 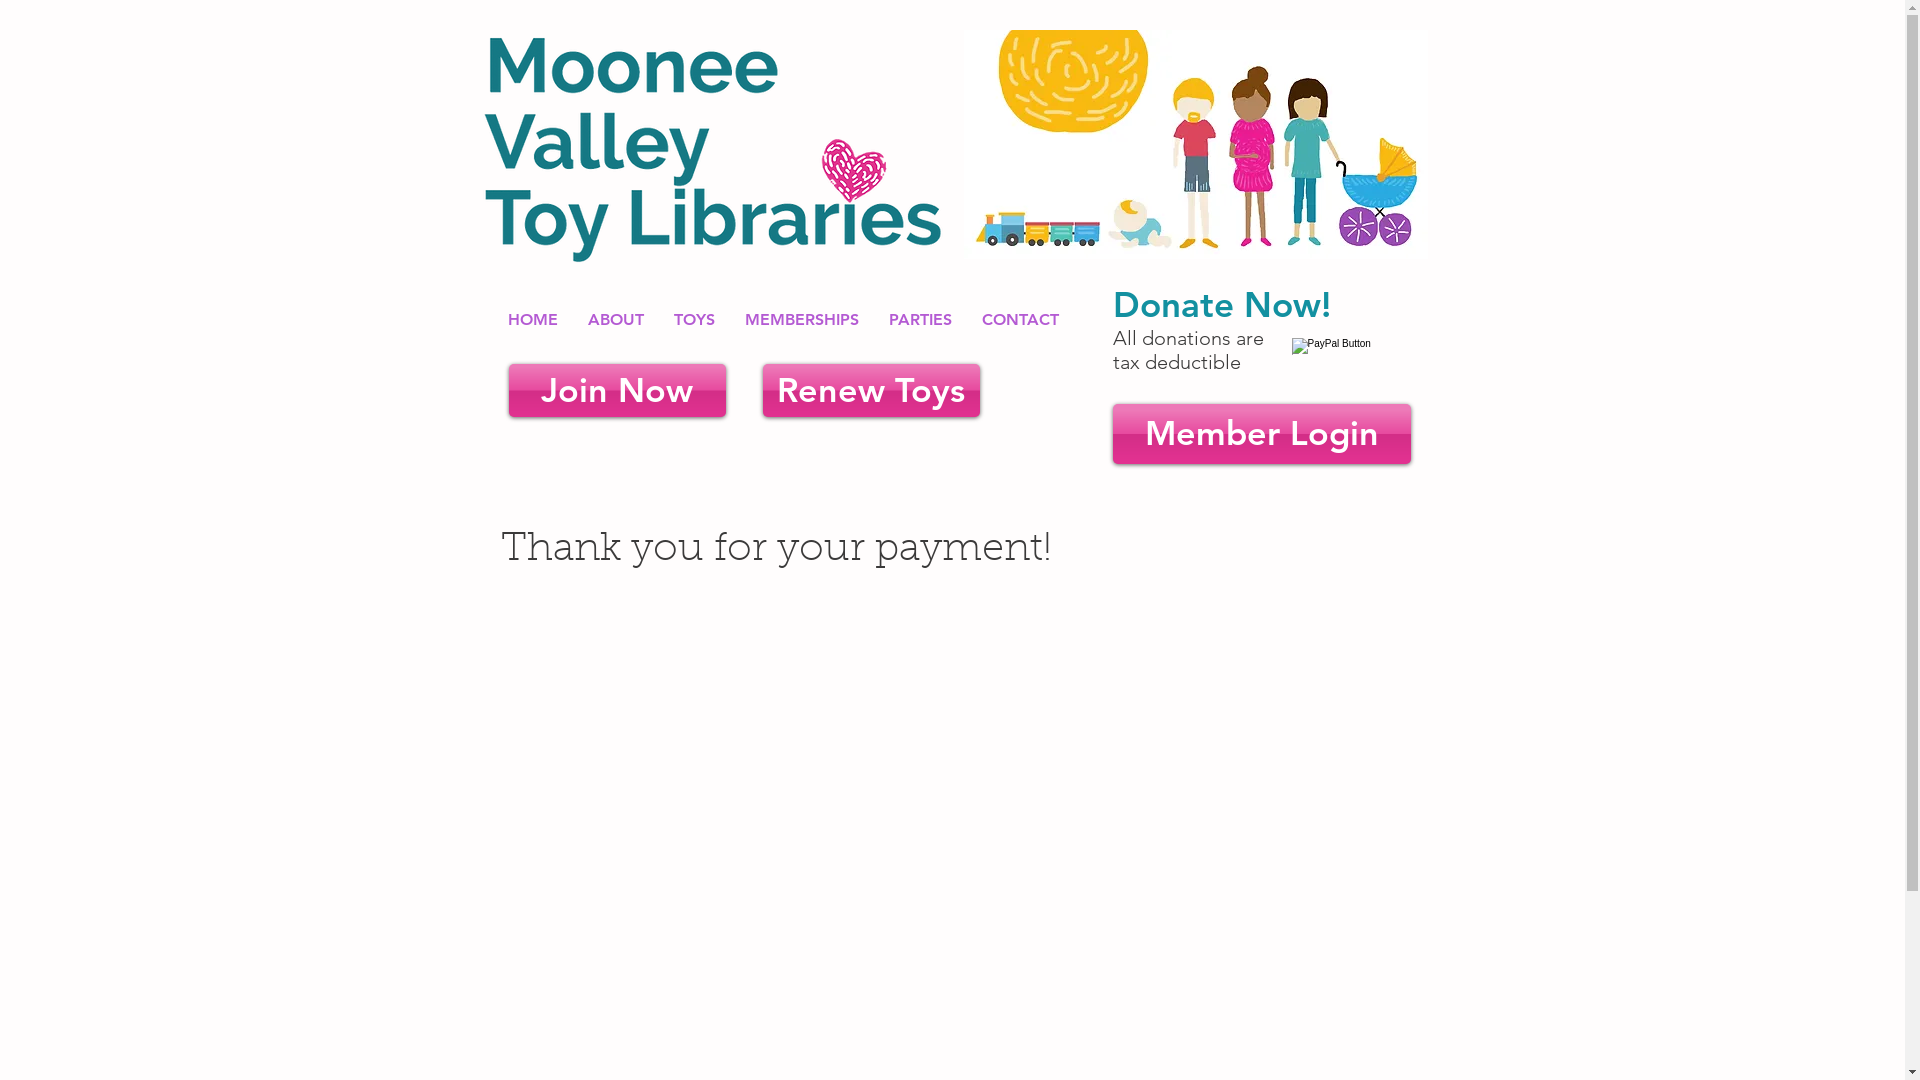 I want to click on 'HOME', so click(x=532, y=318).